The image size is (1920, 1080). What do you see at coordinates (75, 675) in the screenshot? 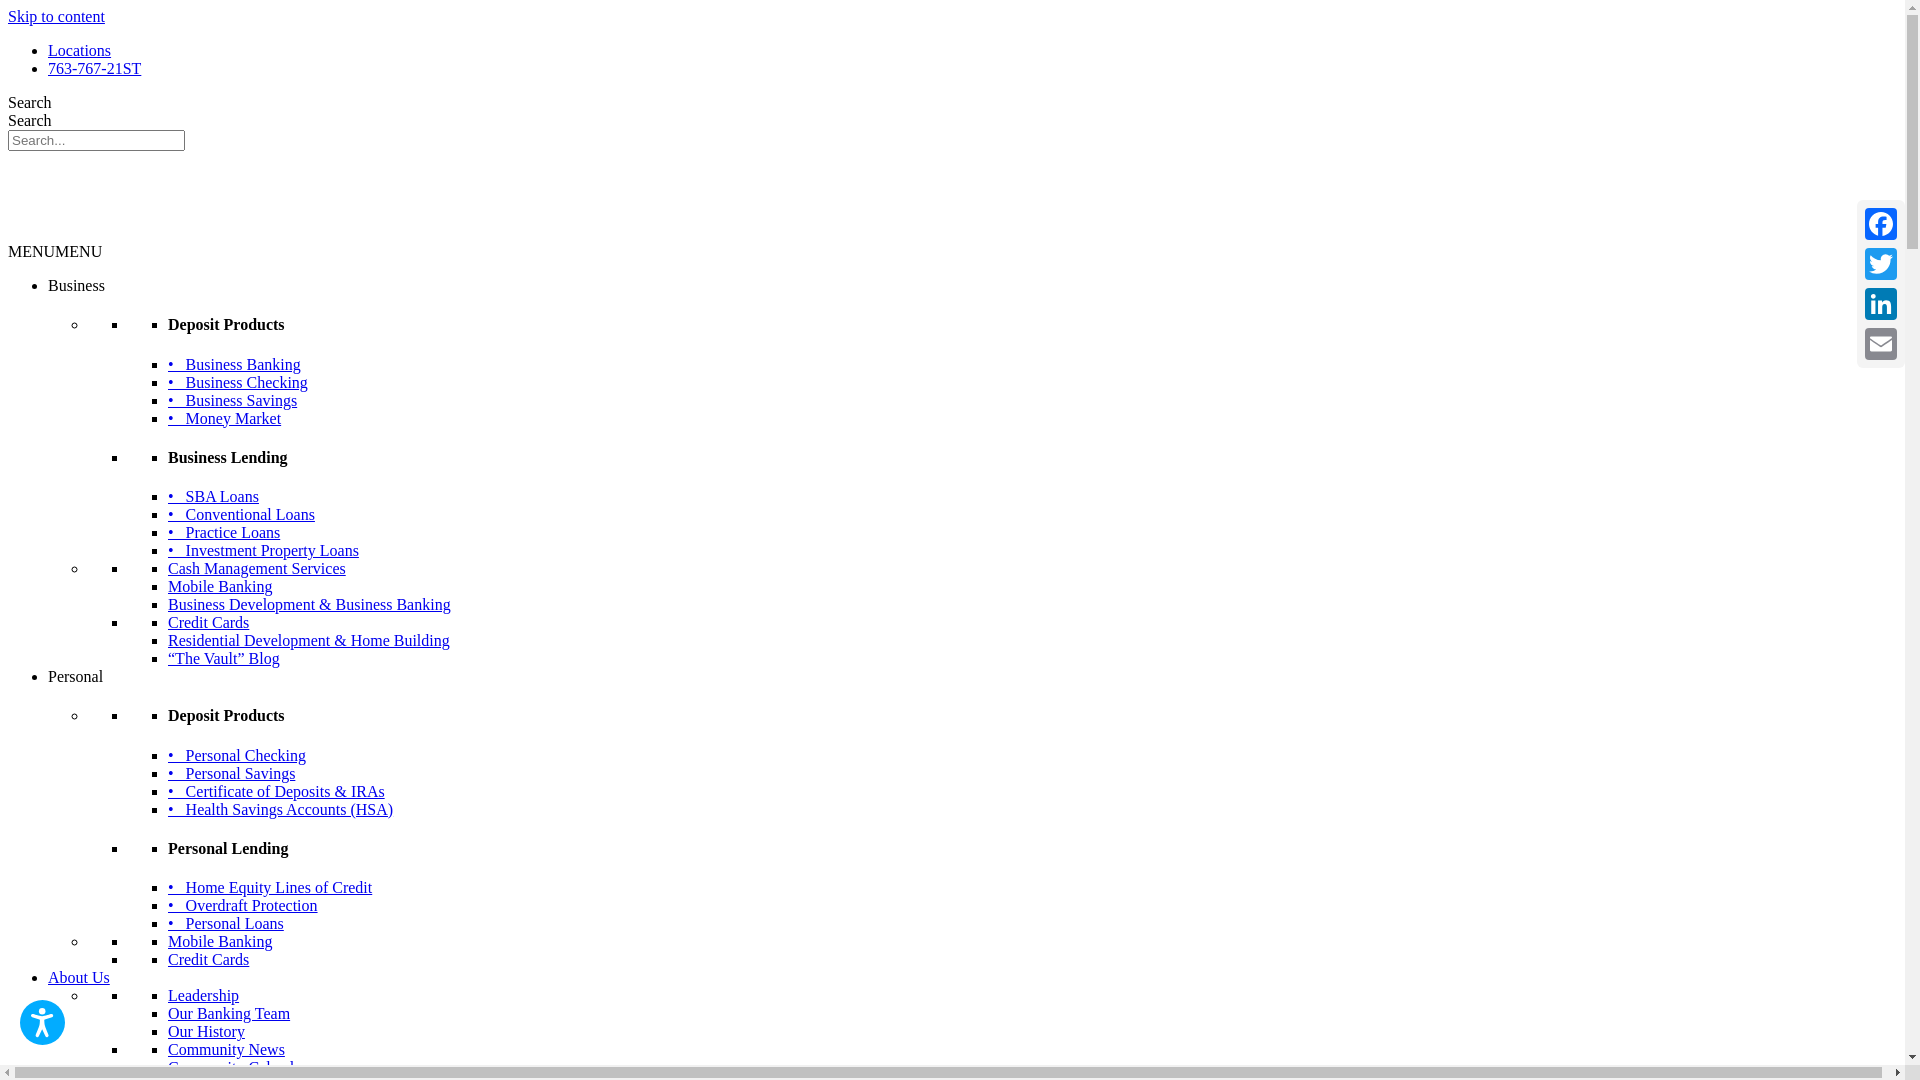
I see `'Personal'` at bounding box center [75, 675].